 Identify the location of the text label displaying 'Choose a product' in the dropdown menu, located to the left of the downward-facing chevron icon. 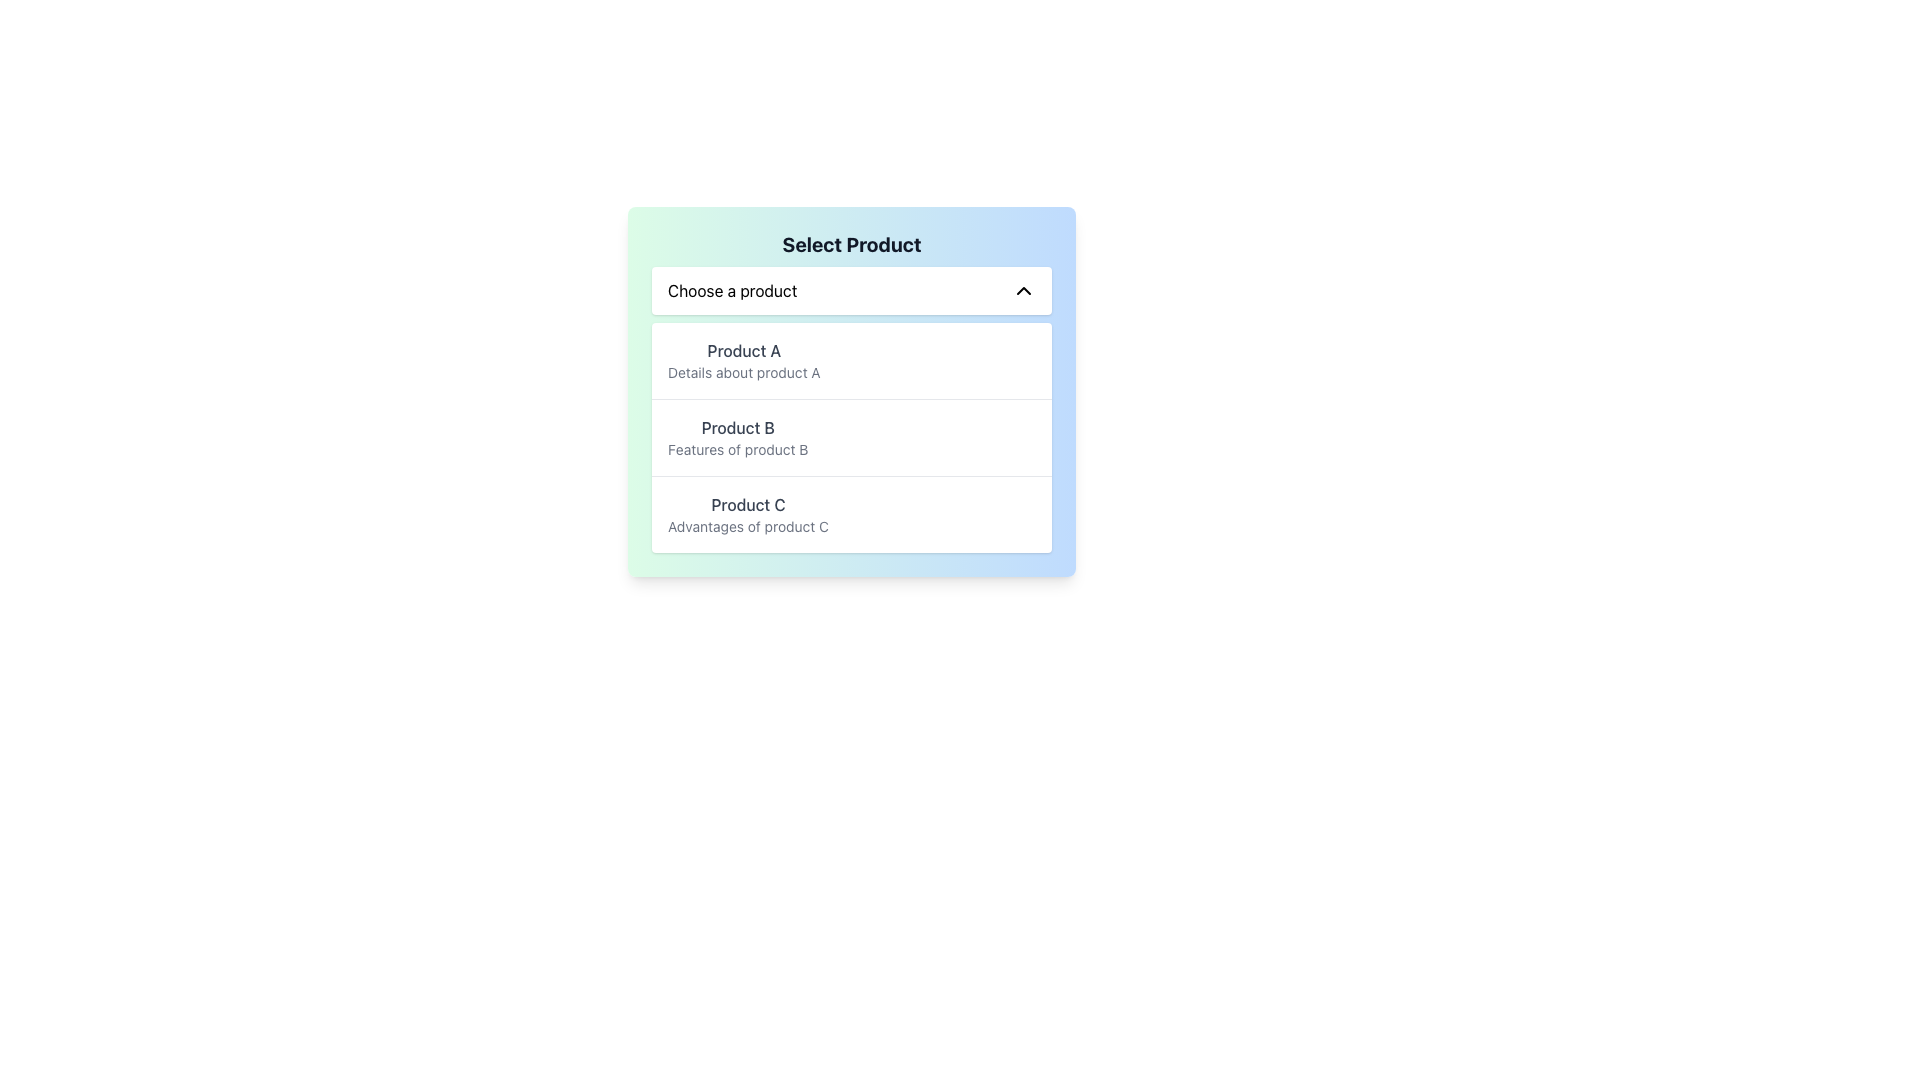
(731, 290).